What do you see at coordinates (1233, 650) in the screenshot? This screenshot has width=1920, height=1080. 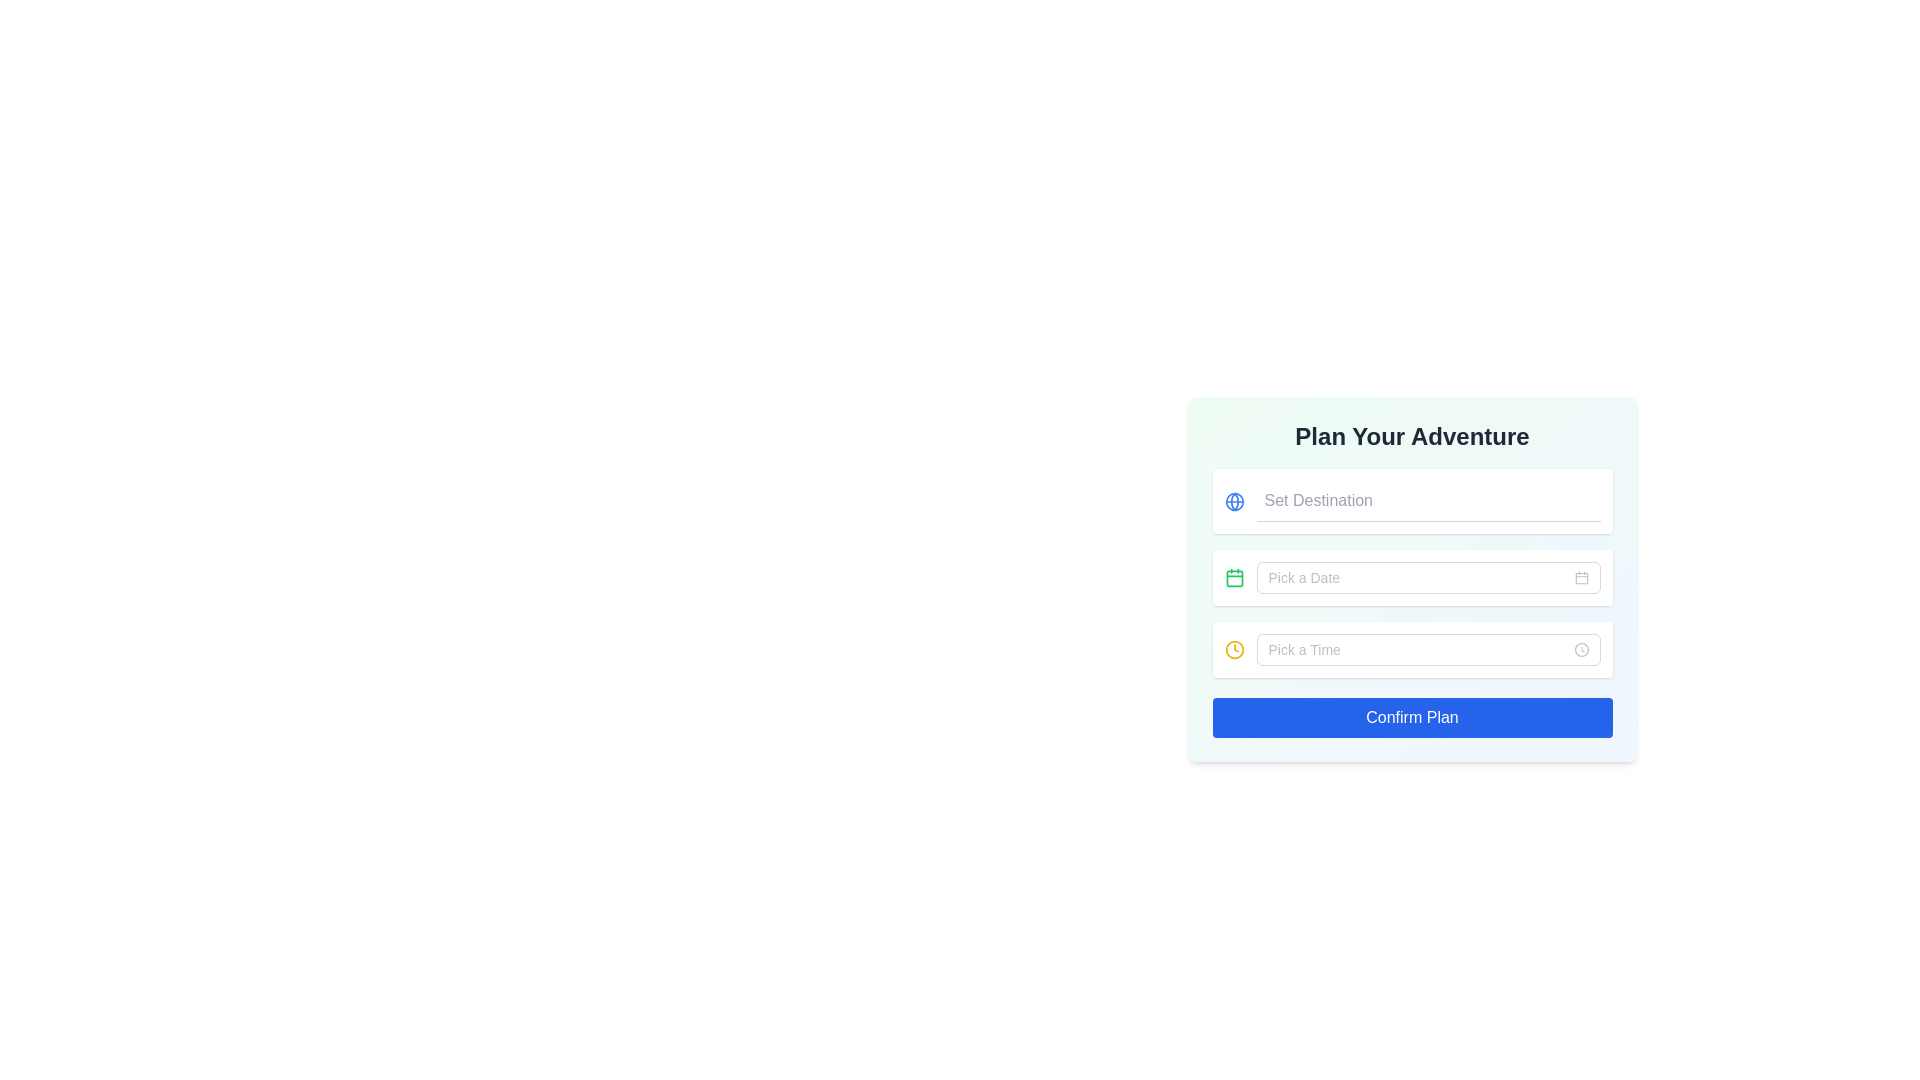 I see `the time-picking icon, which is the left-most icon in the first row of input fields` at bounding box center [1233, 650].